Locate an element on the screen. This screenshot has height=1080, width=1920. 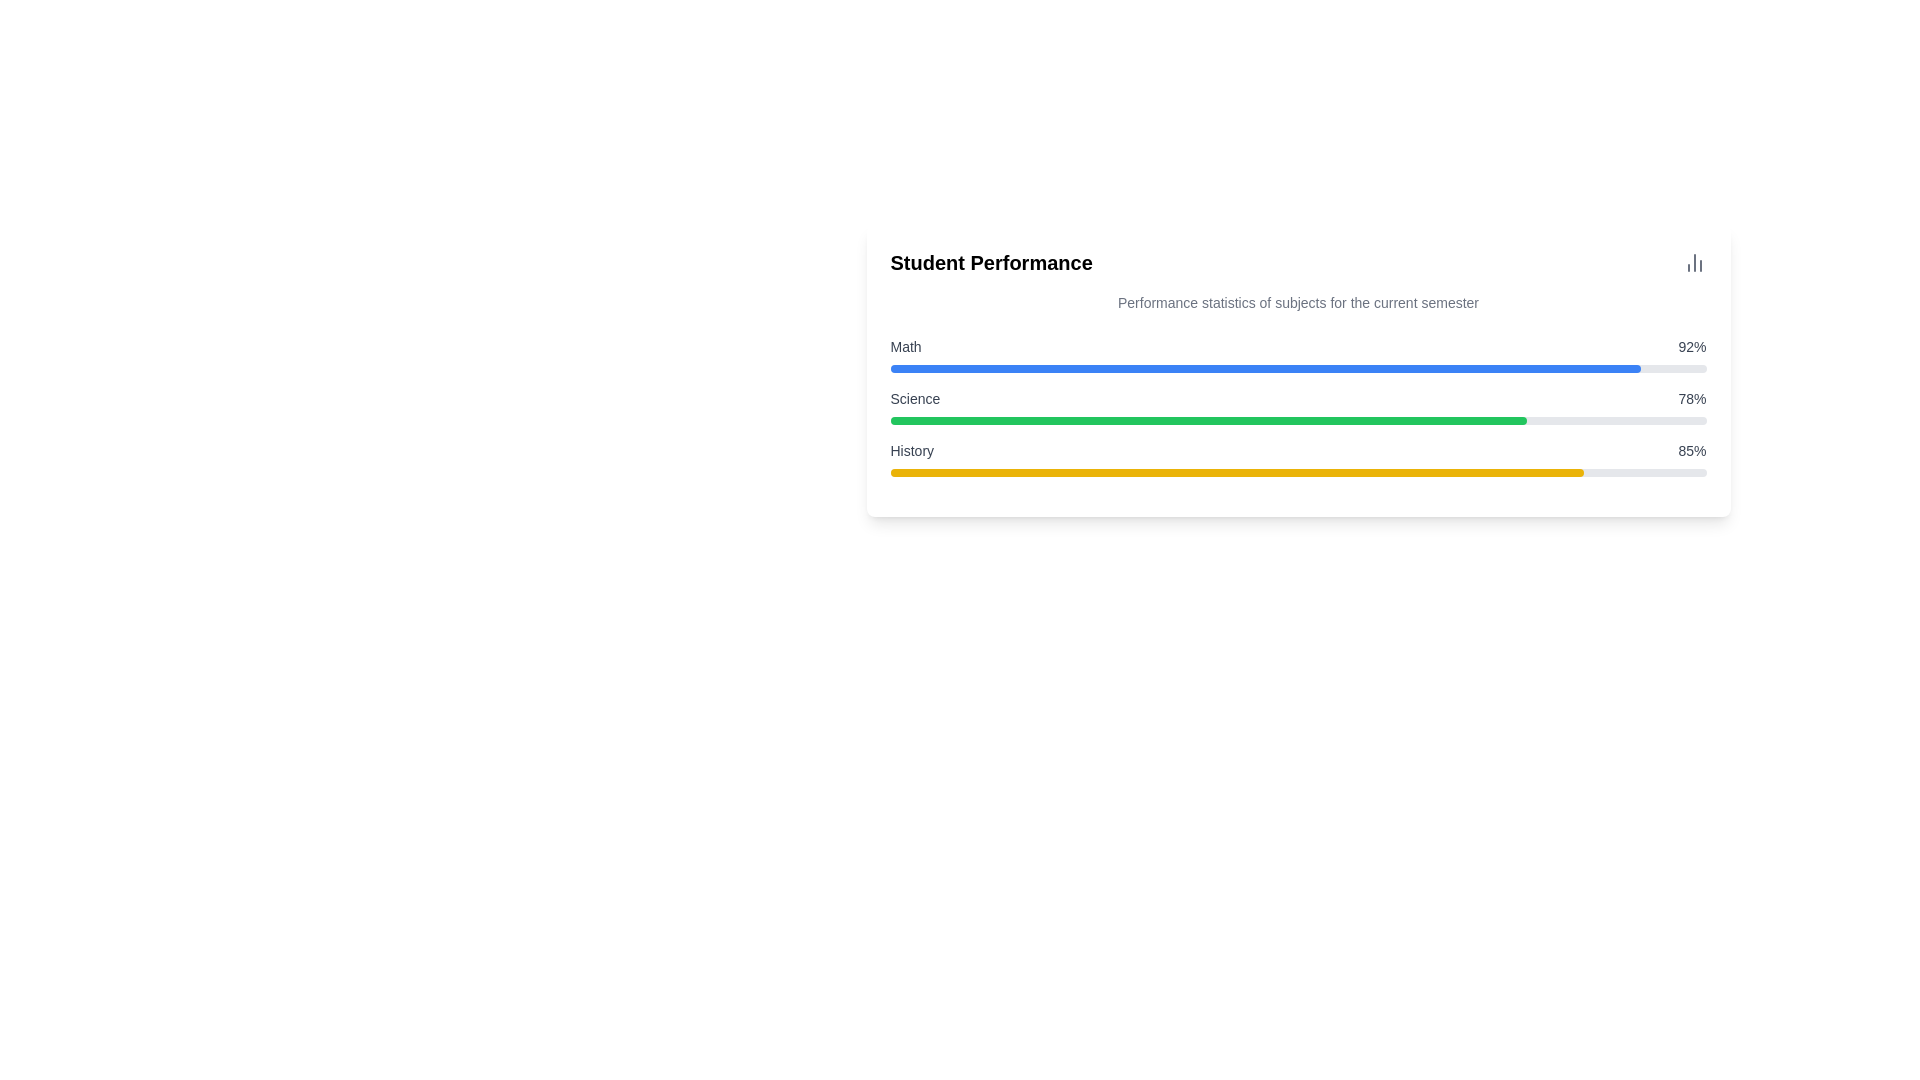
the 'Science' progress bar in the 'Student Performance' section, which features a light gray background and a green segment representing 78% completion is located at coordinates (1298, 419).